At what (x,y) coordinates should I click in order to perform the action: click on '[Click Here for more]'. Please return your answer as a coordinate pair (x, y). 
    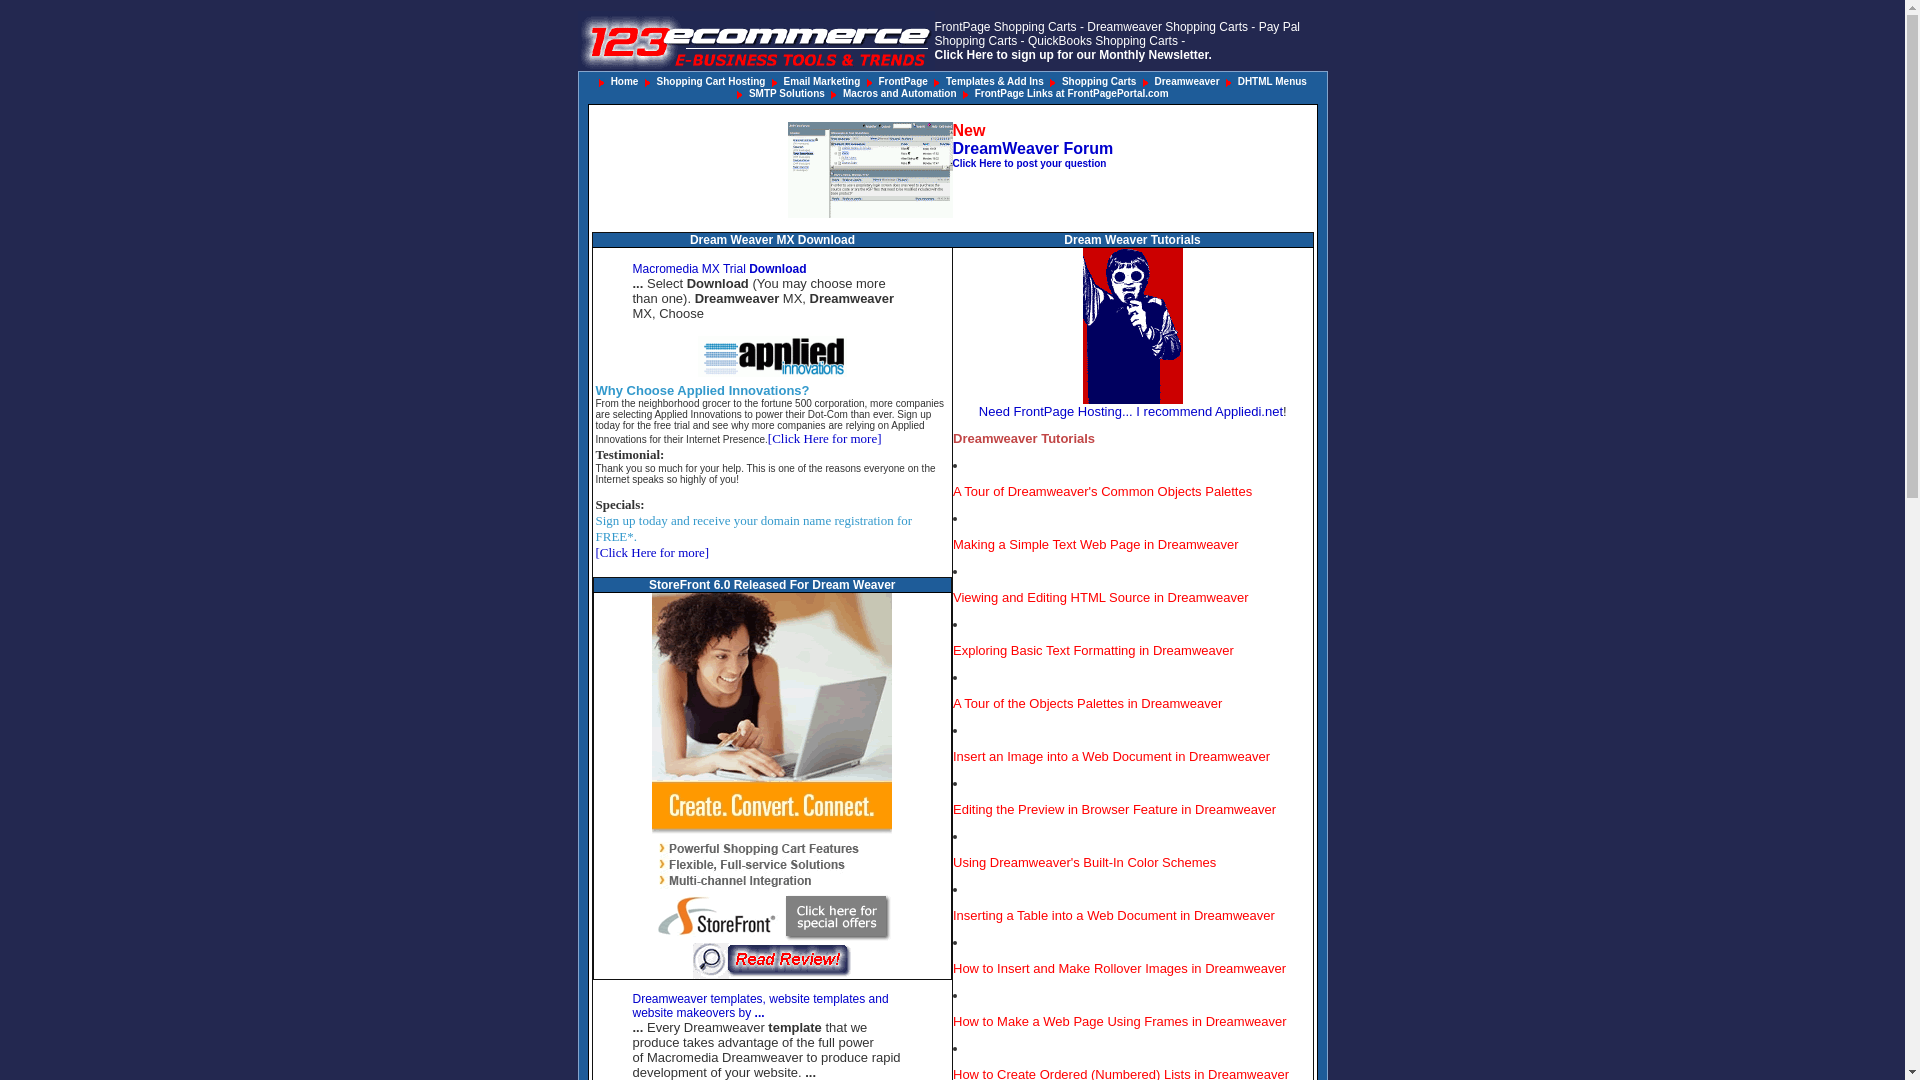
    Looking at the image, I should click on (767, 437).